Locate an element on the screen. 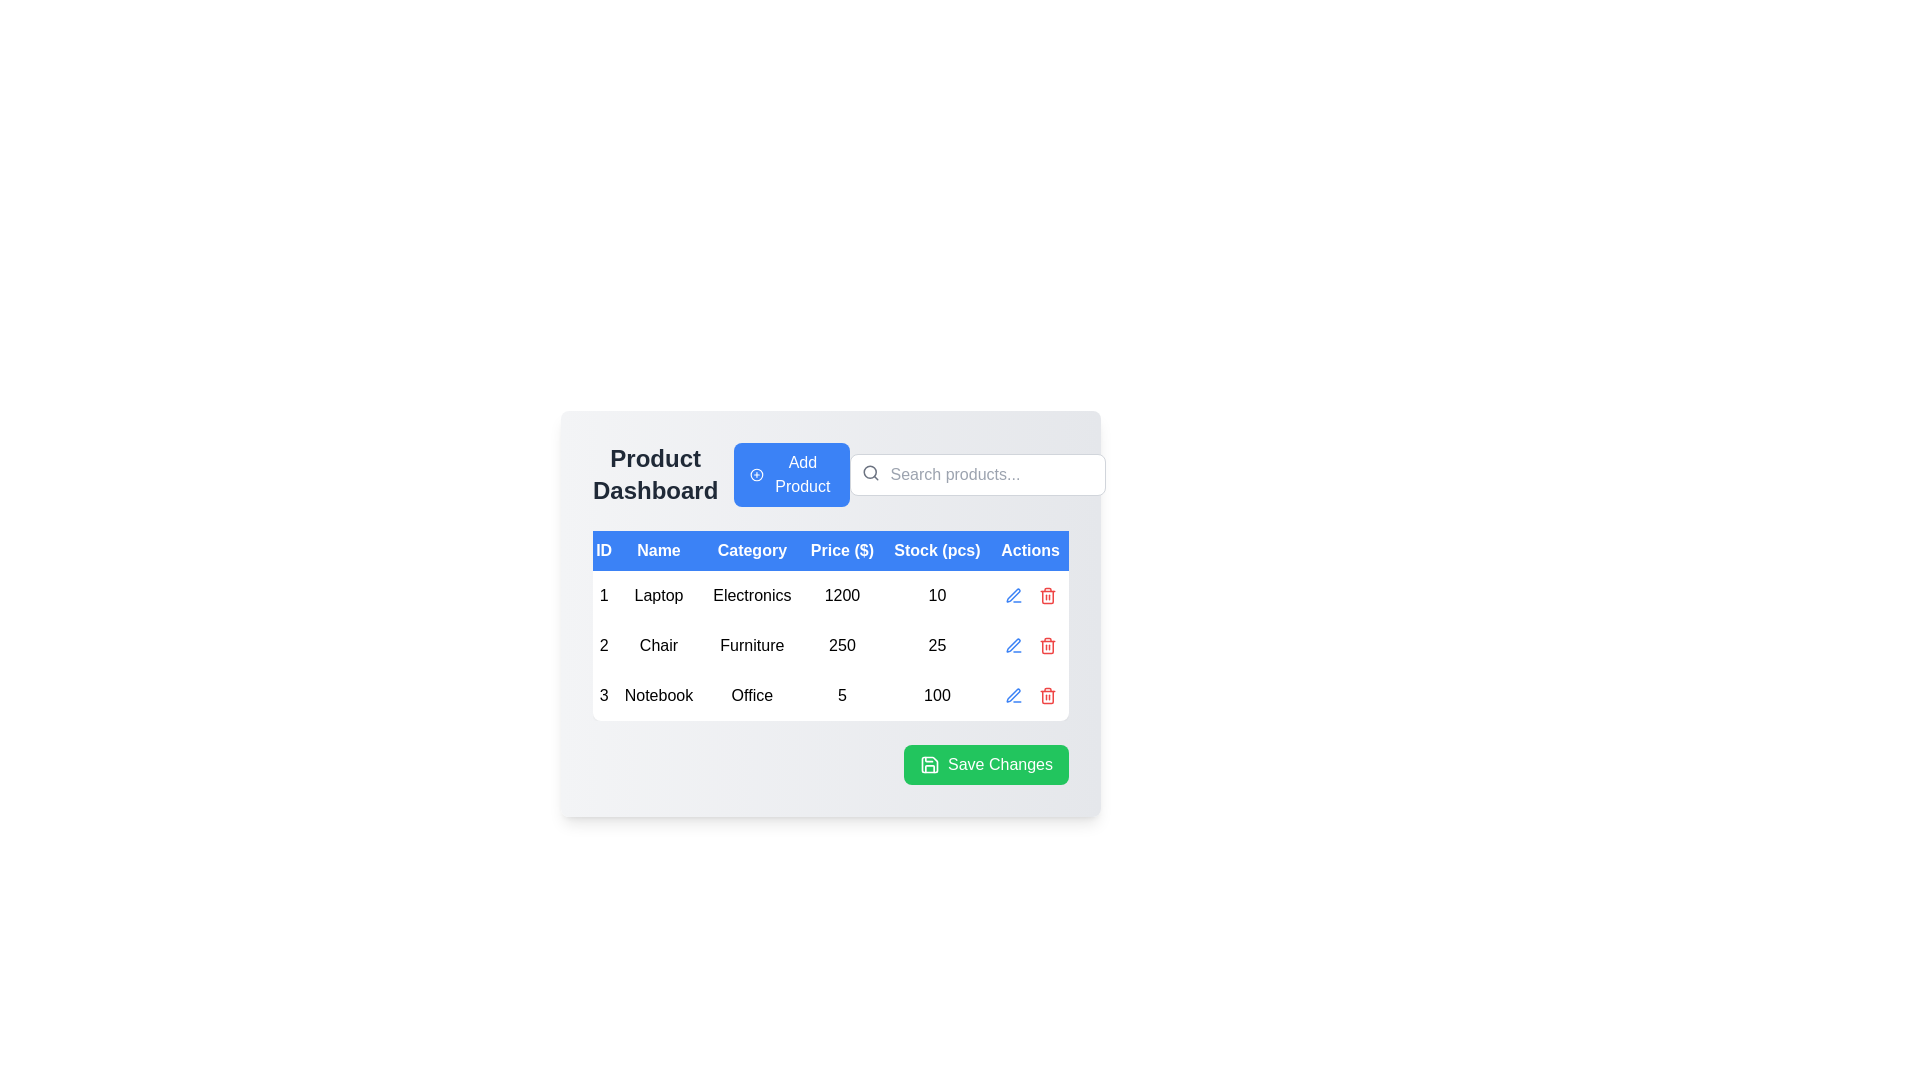 The width and height of the screenshot is (1920, 1080). the 'Notebook' text display in the second column of the third row of the table, which is situated between '3' and 'Office' is located at coordinates (658, 694).